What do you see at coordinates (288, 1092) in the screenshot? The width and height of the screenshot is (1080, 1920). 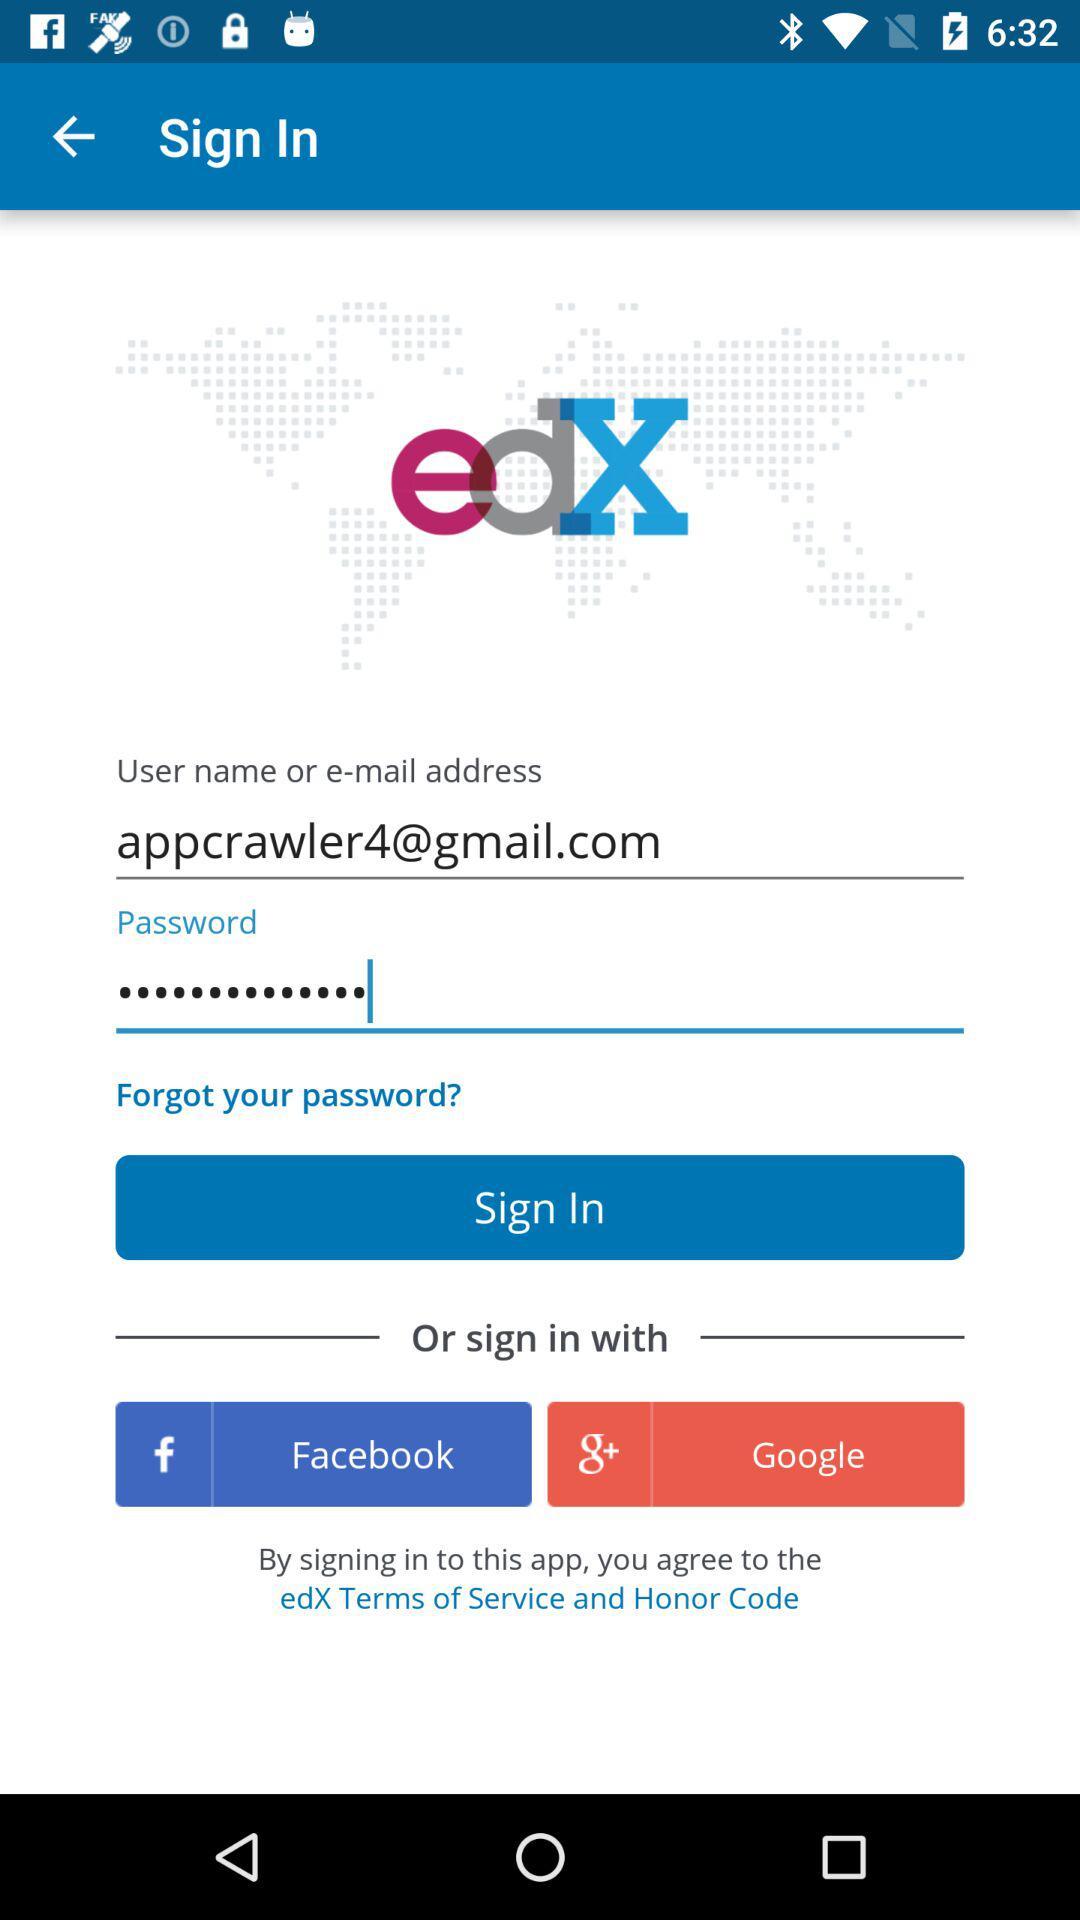 I see `the item on the left` at bounding box center [288, 1092].